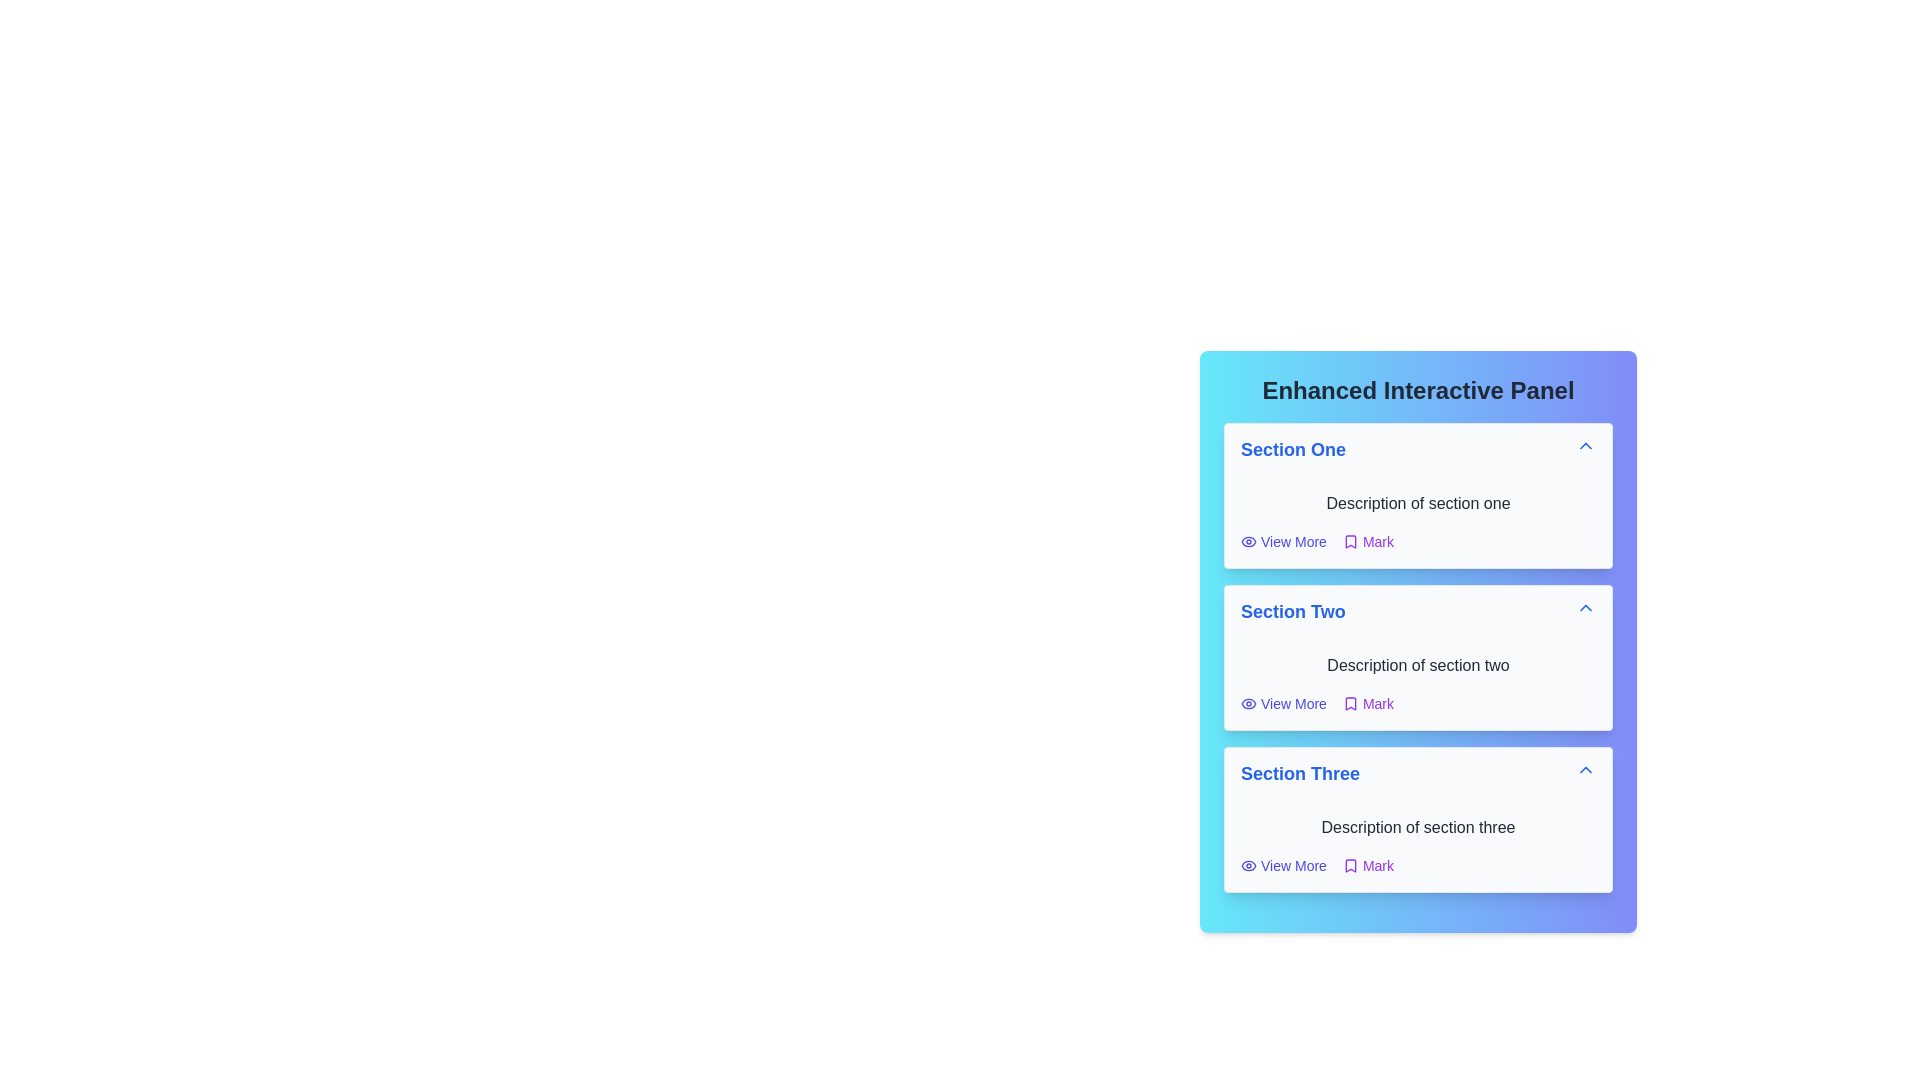  Describe the element at coordinates (1584, 769) in the screenshot. I see `the Chevron Icon located in the header of the 'Section Three' panel on the far right side` at that location.